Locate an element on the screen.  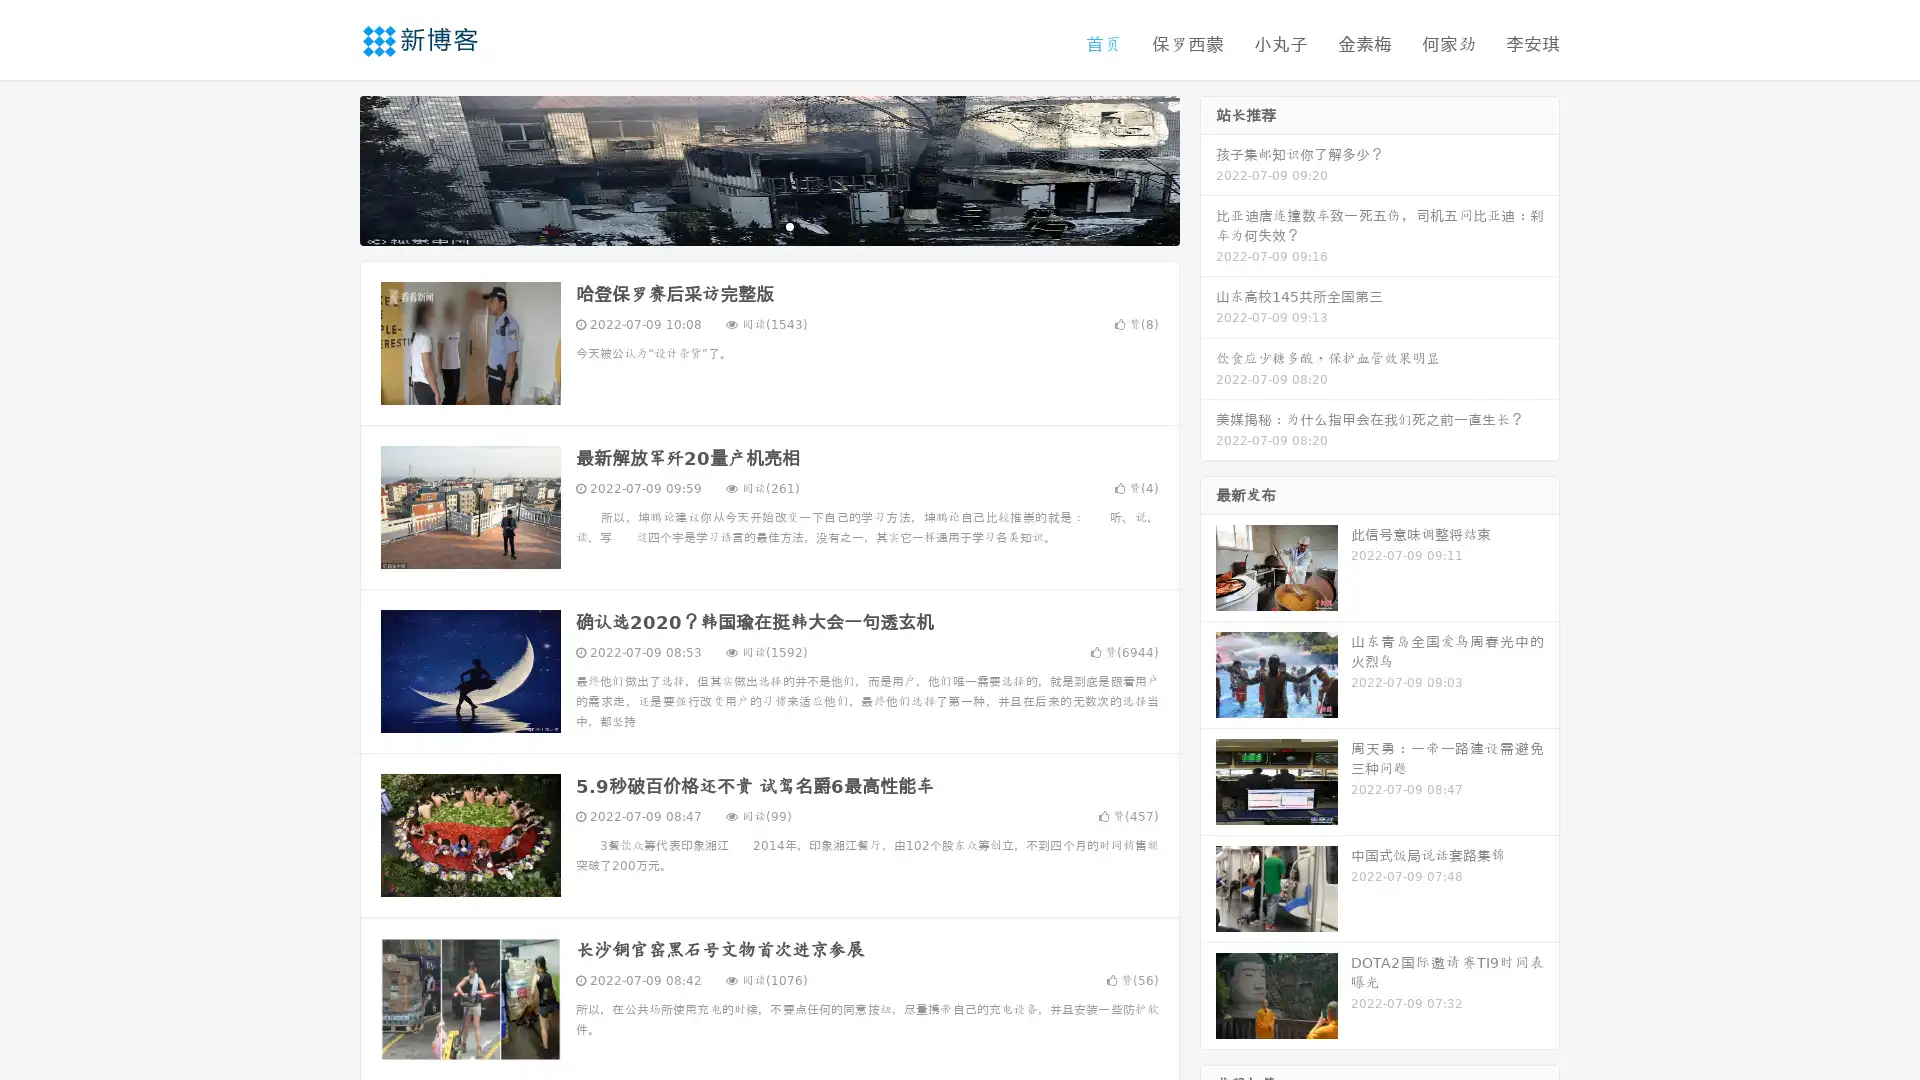
Previous slide is located at coordinates (330, 168).